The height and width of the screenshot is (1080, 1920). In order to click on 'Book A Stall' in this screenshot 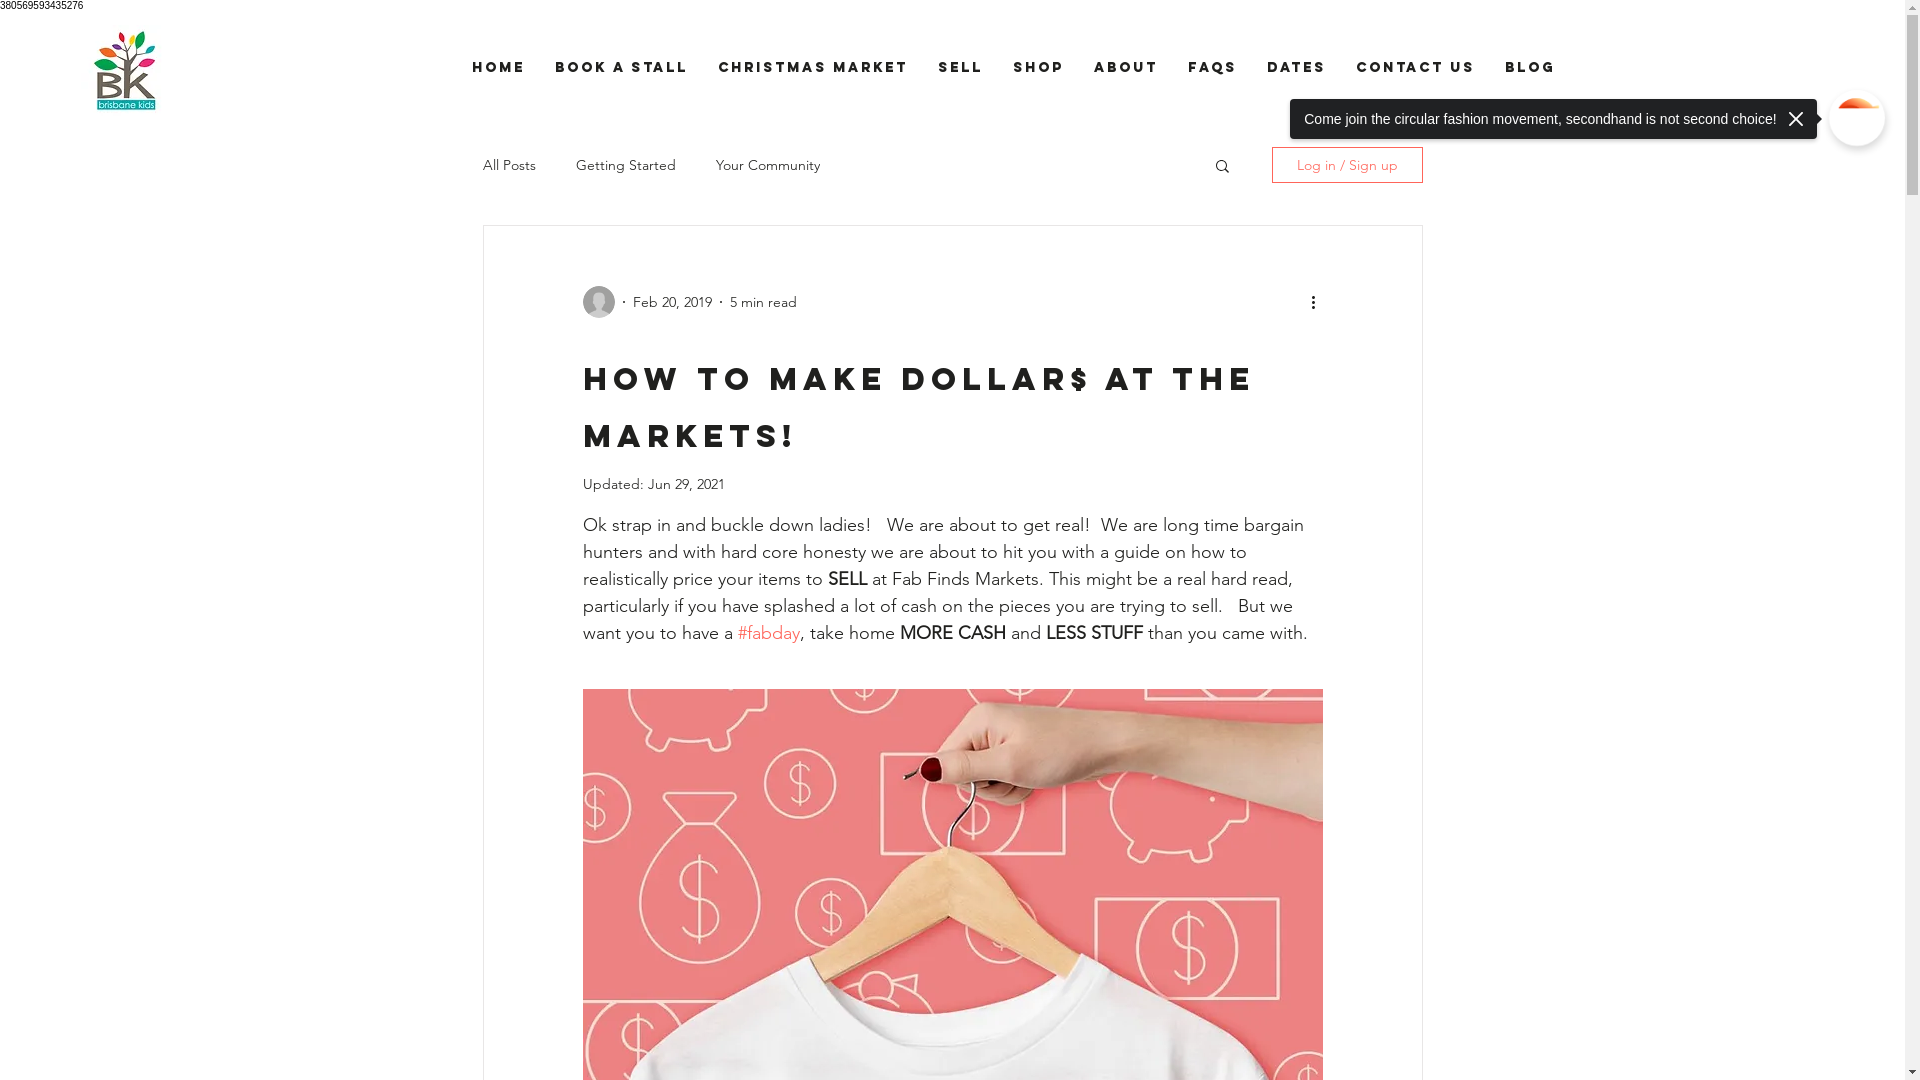, I will do `click(620, 67)`.